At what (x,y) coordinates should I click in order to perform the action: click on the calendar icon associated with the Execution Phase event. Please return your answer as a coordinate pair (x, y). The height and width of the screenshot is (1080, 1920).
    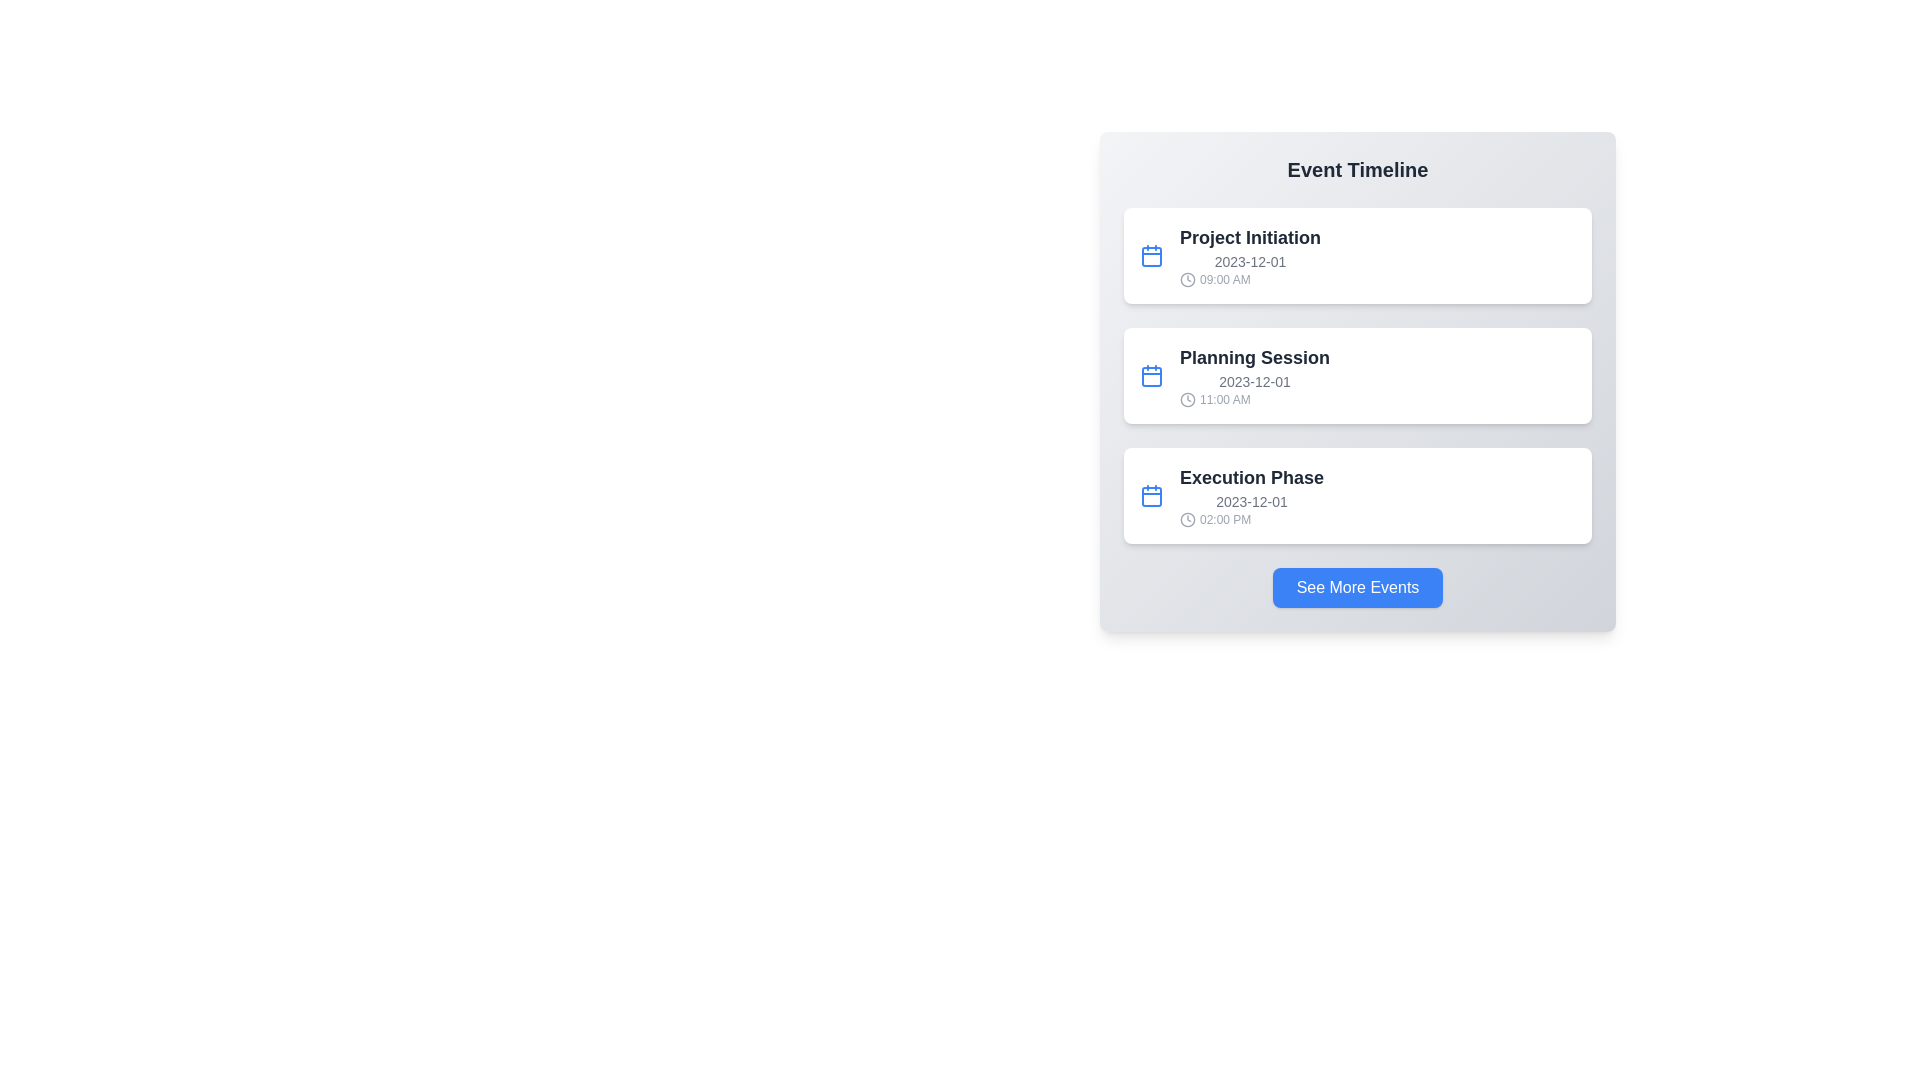
    Looking at the image, I should click on (1152, 495).